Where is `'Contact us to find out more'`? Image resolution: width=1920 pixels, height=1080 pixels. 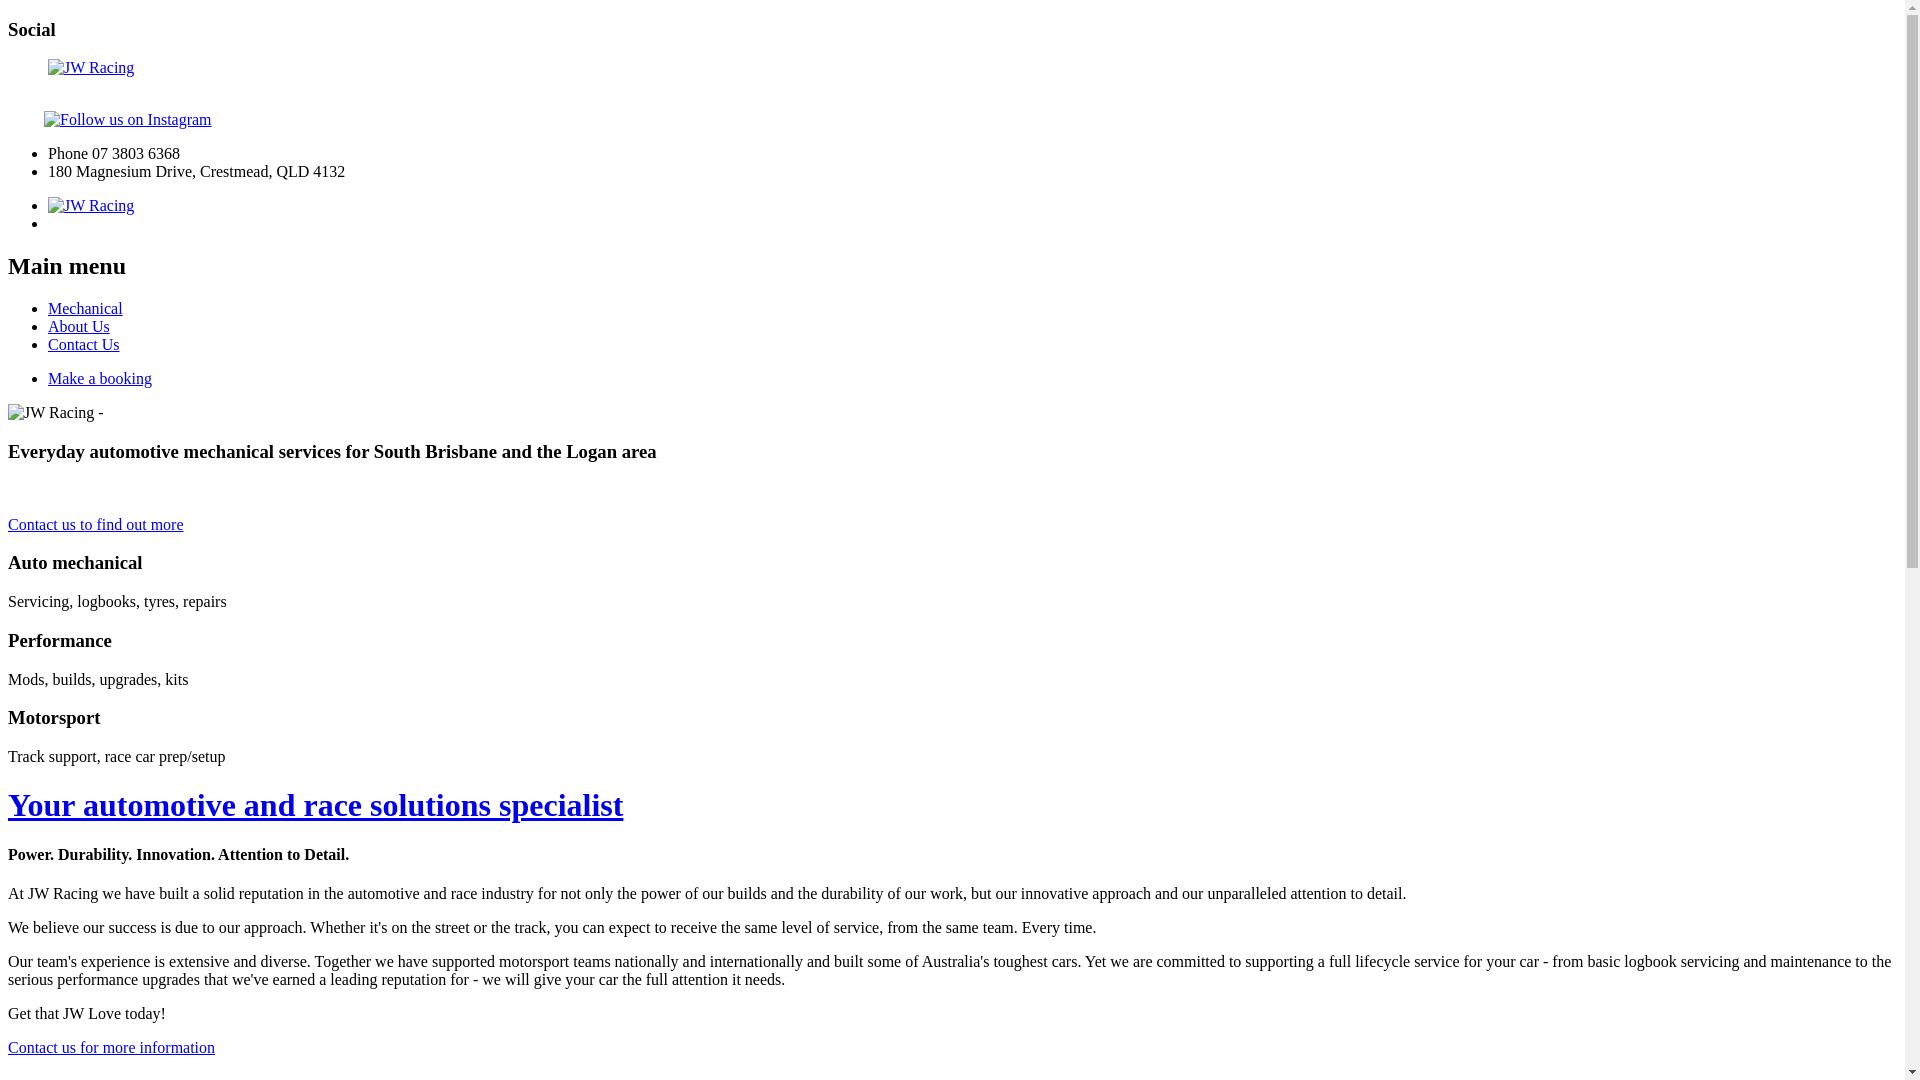
'Contact us to find out more' is located at coordinates (95, 523).